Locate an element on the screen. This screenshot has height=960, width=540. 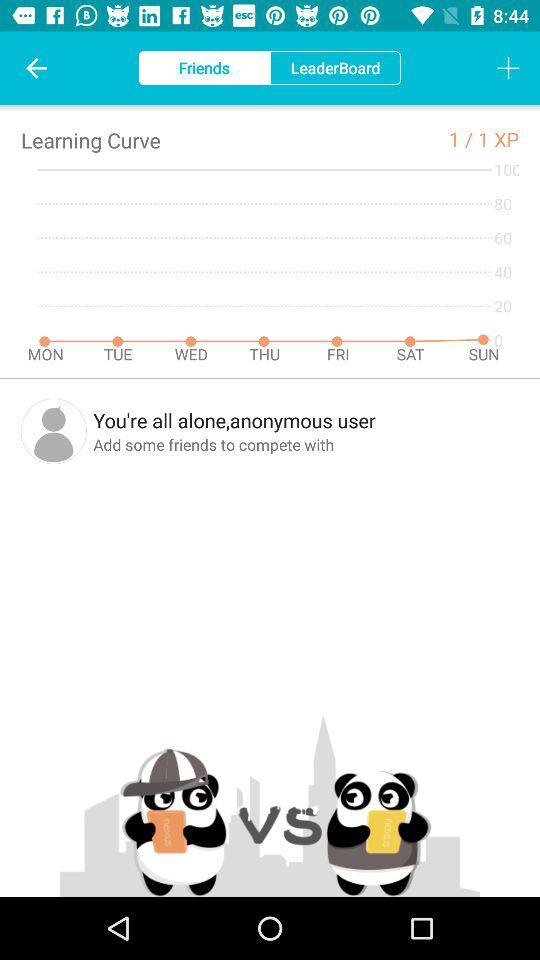
the icon next to you re all is located at coordinates (53, 431).